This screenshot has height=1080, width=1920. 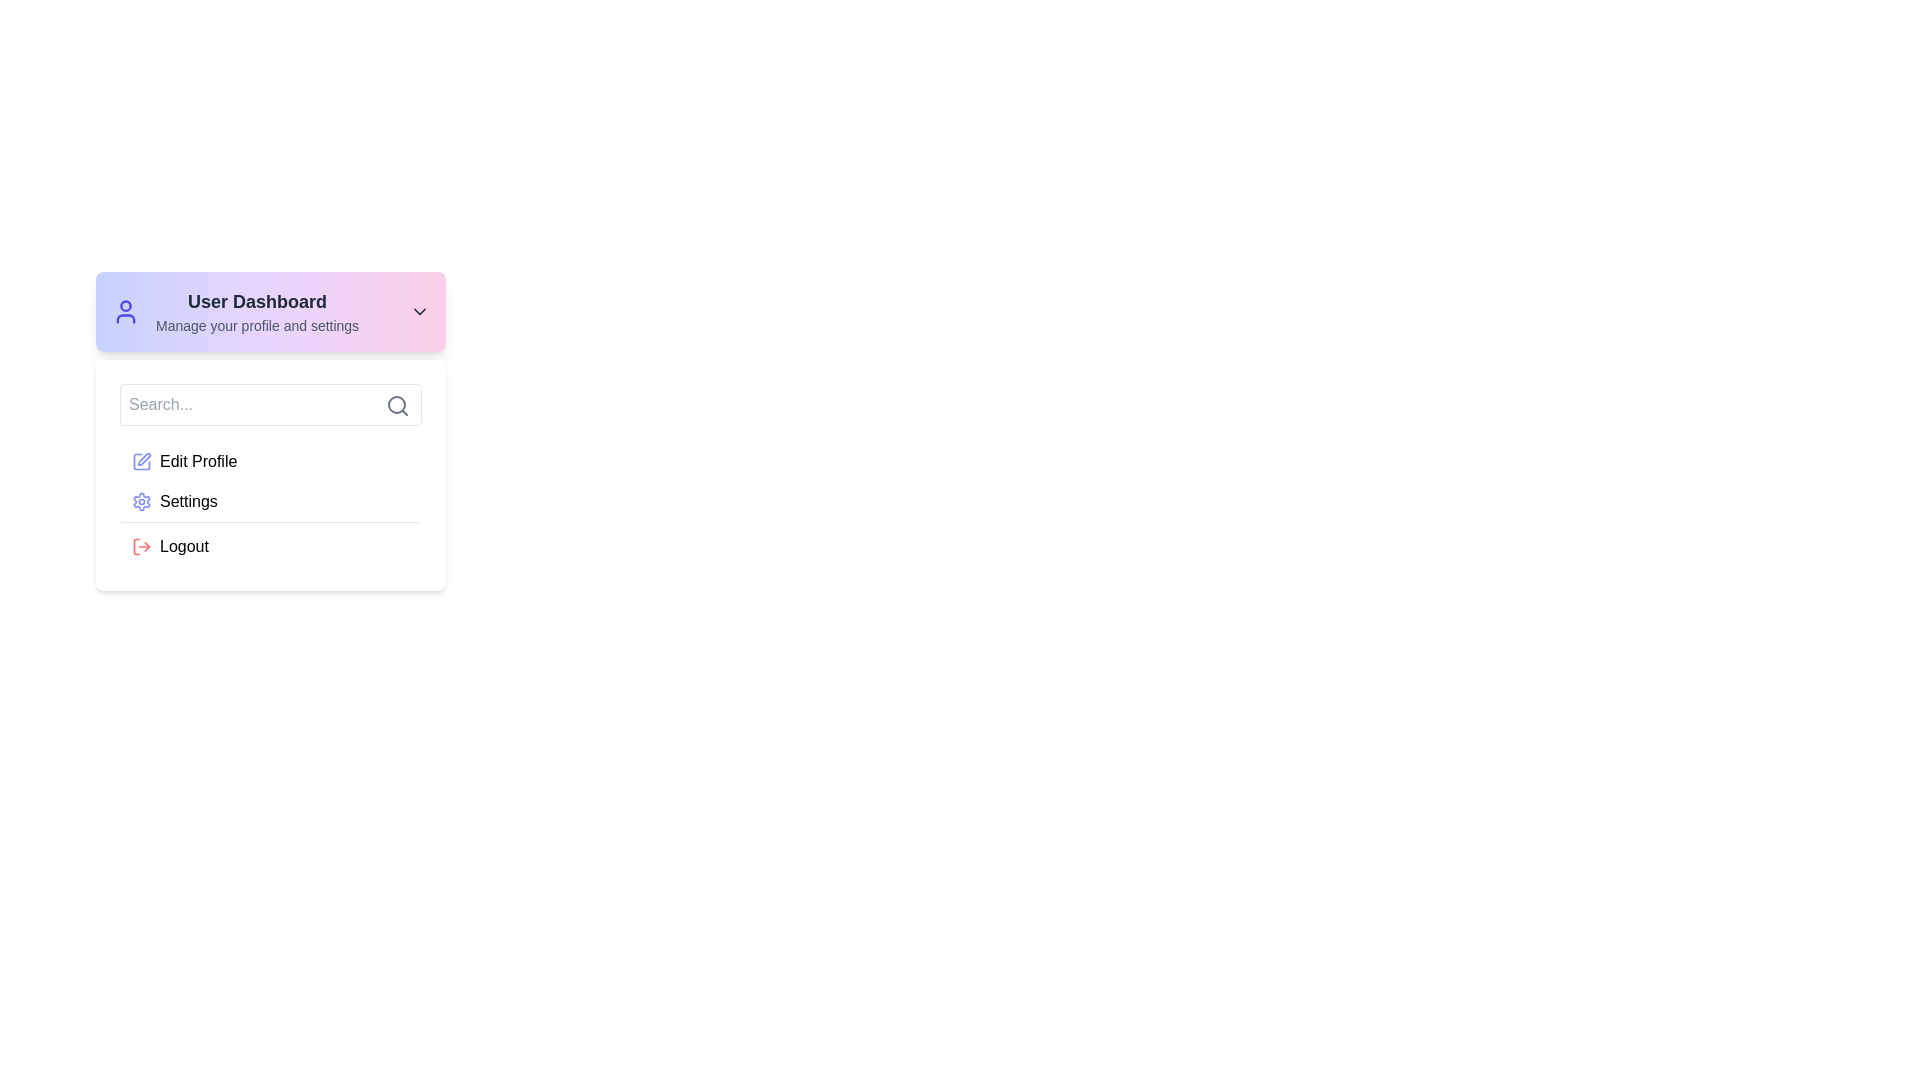 I want to click on the 'Settings' button element in the User Dashboard, so click(x=269, y=500).